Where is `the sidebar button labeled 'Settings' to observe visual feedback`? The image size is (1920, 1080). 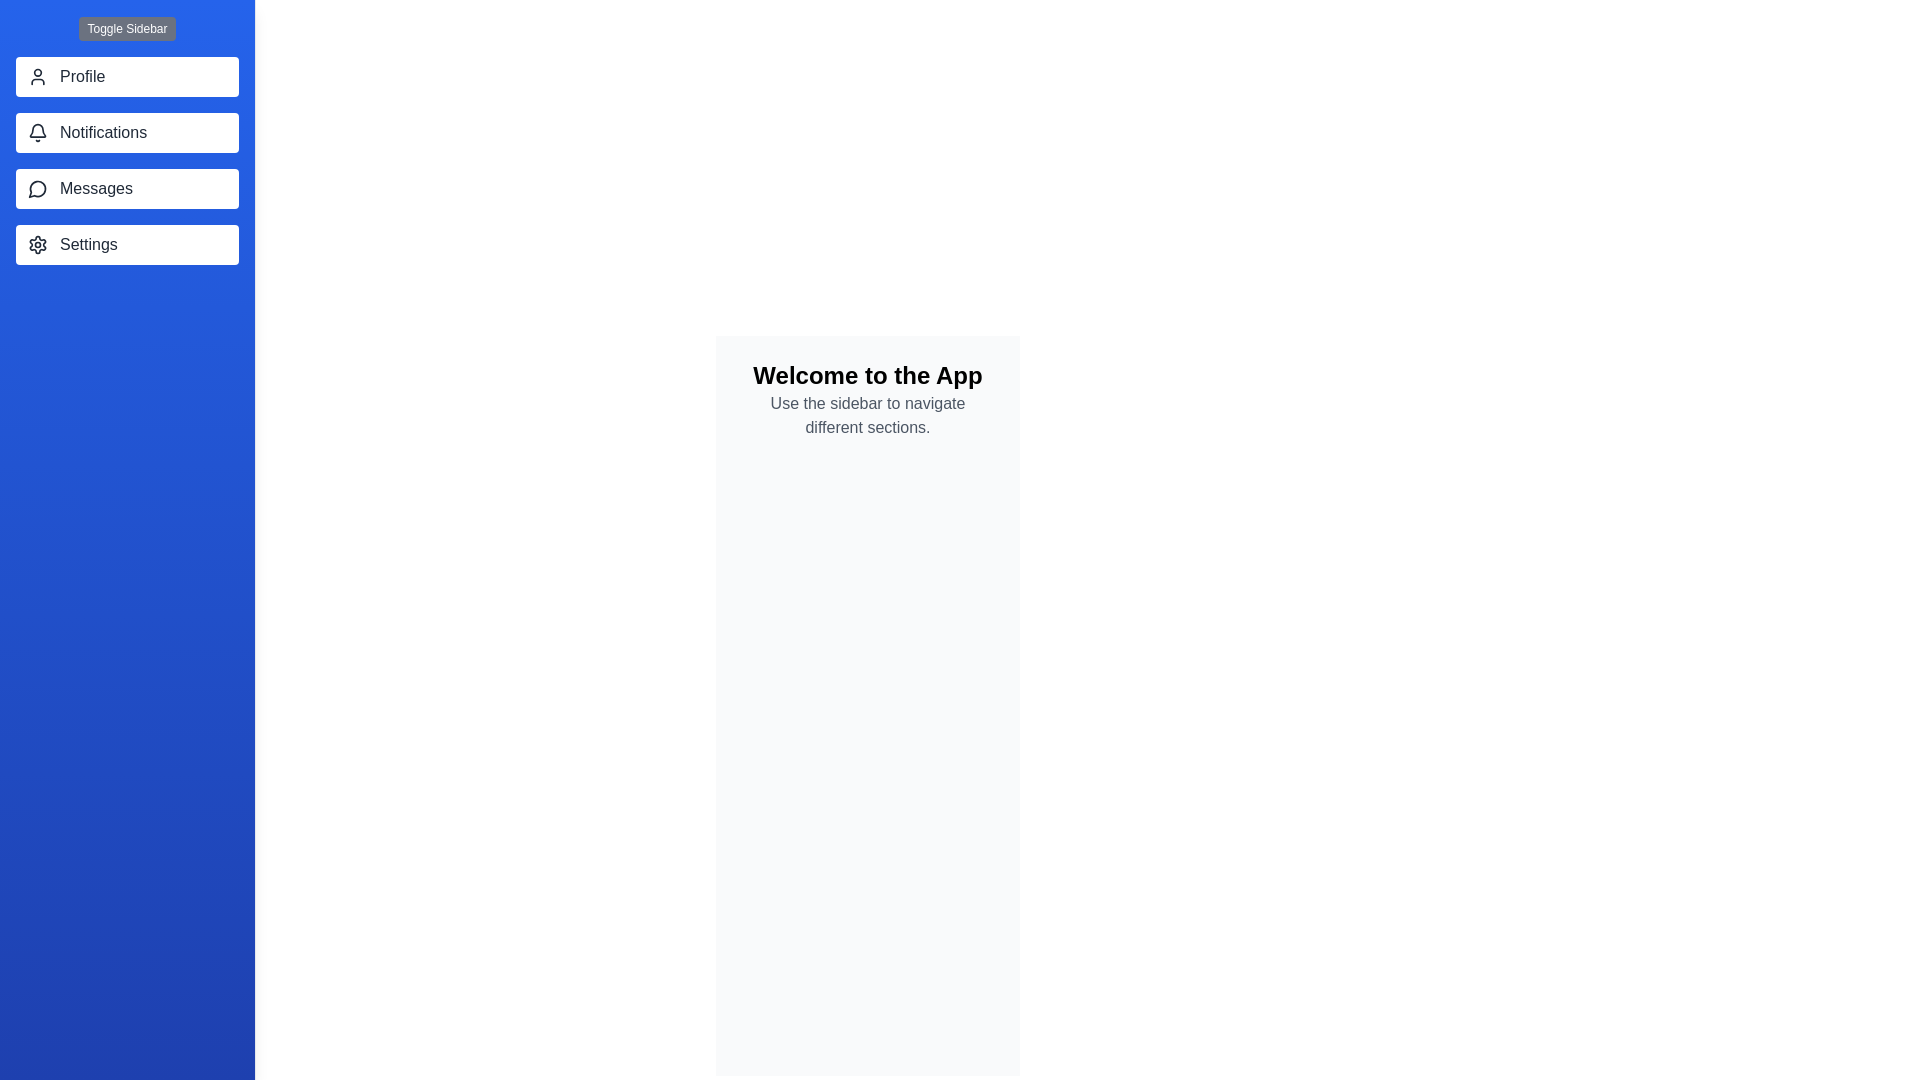
the sidebar button labeled 'Settings' to observe visual feedback is located at coordinates (126, 244).